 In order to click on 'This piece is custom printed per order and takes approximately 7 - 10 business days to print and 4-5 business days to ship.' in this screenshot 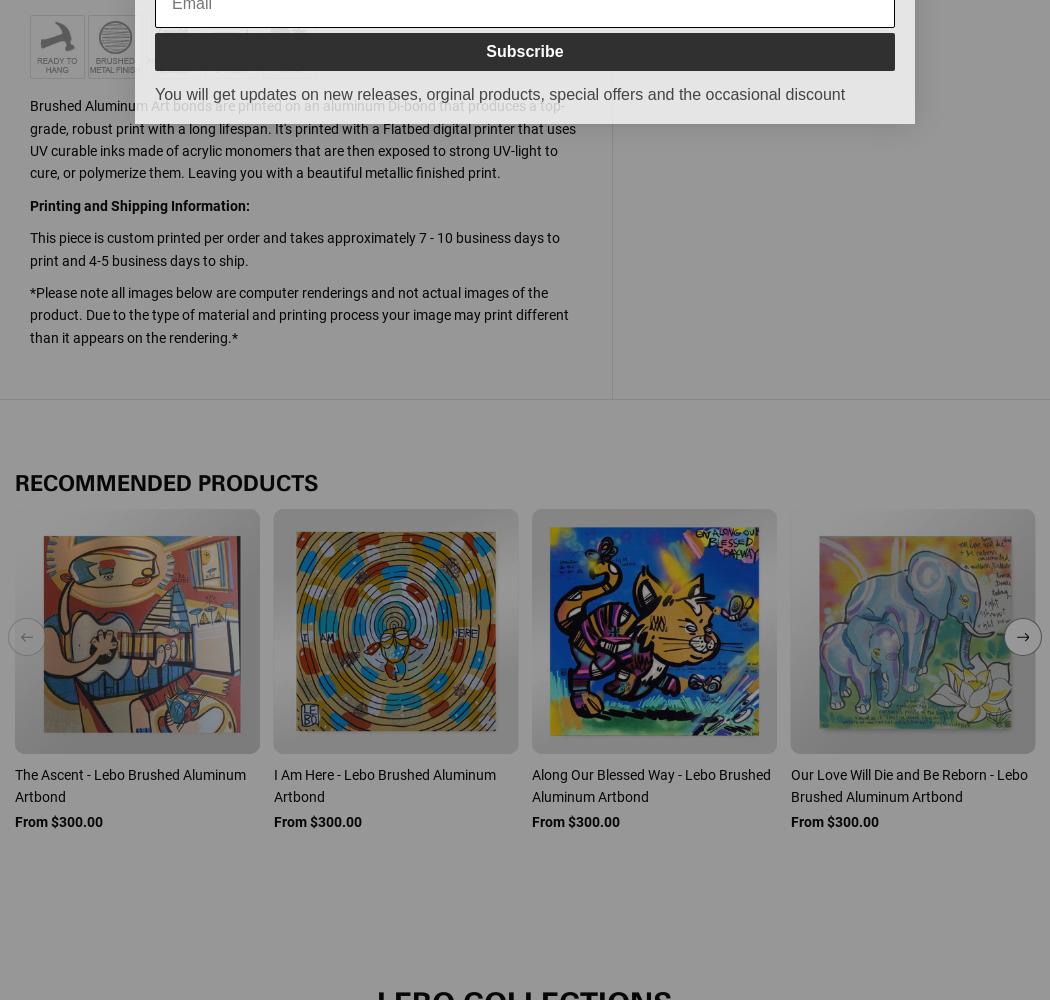, I will do `click(294, 248)`.